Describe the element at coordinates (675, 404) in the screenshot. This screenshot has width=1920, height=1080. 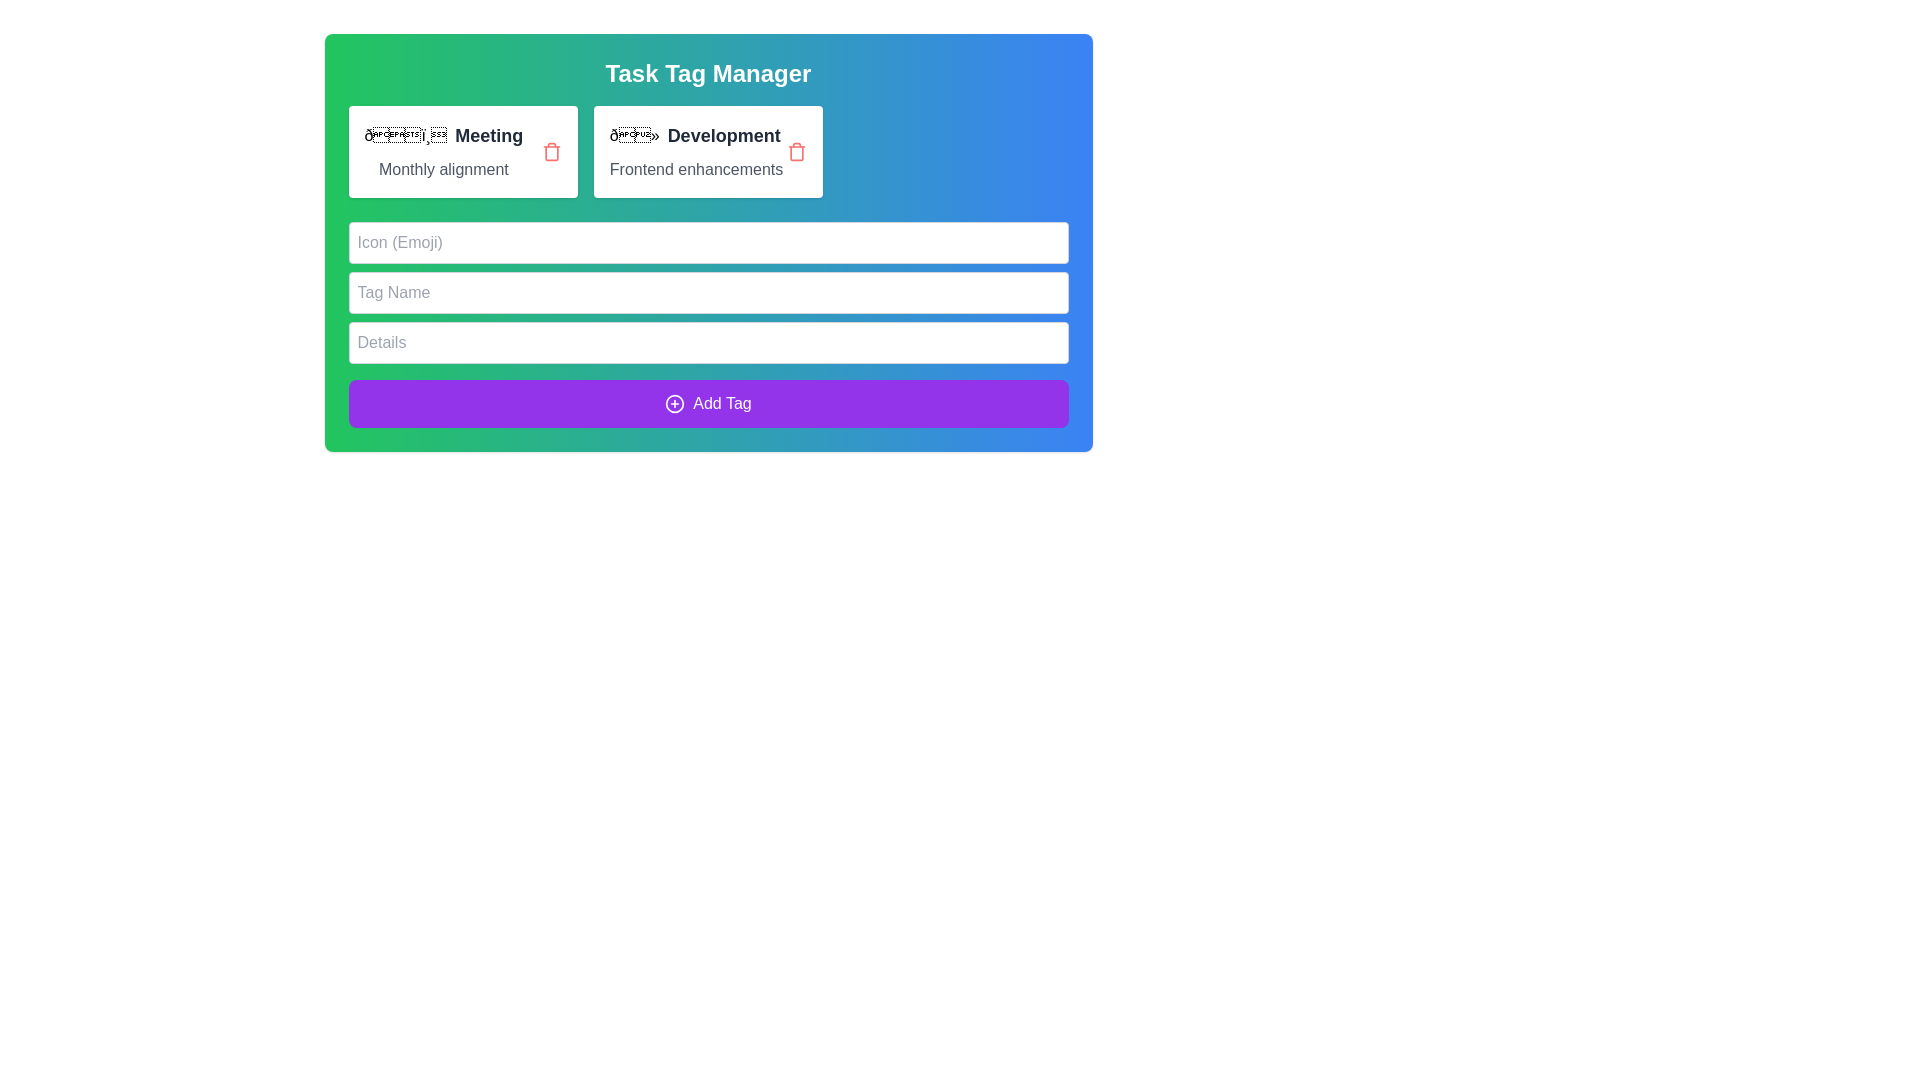
I see `the circular purple icon with a plus sign inside it, located to the left of the text in the 'Add Tag' button at the bottom center of the interface` at that location.